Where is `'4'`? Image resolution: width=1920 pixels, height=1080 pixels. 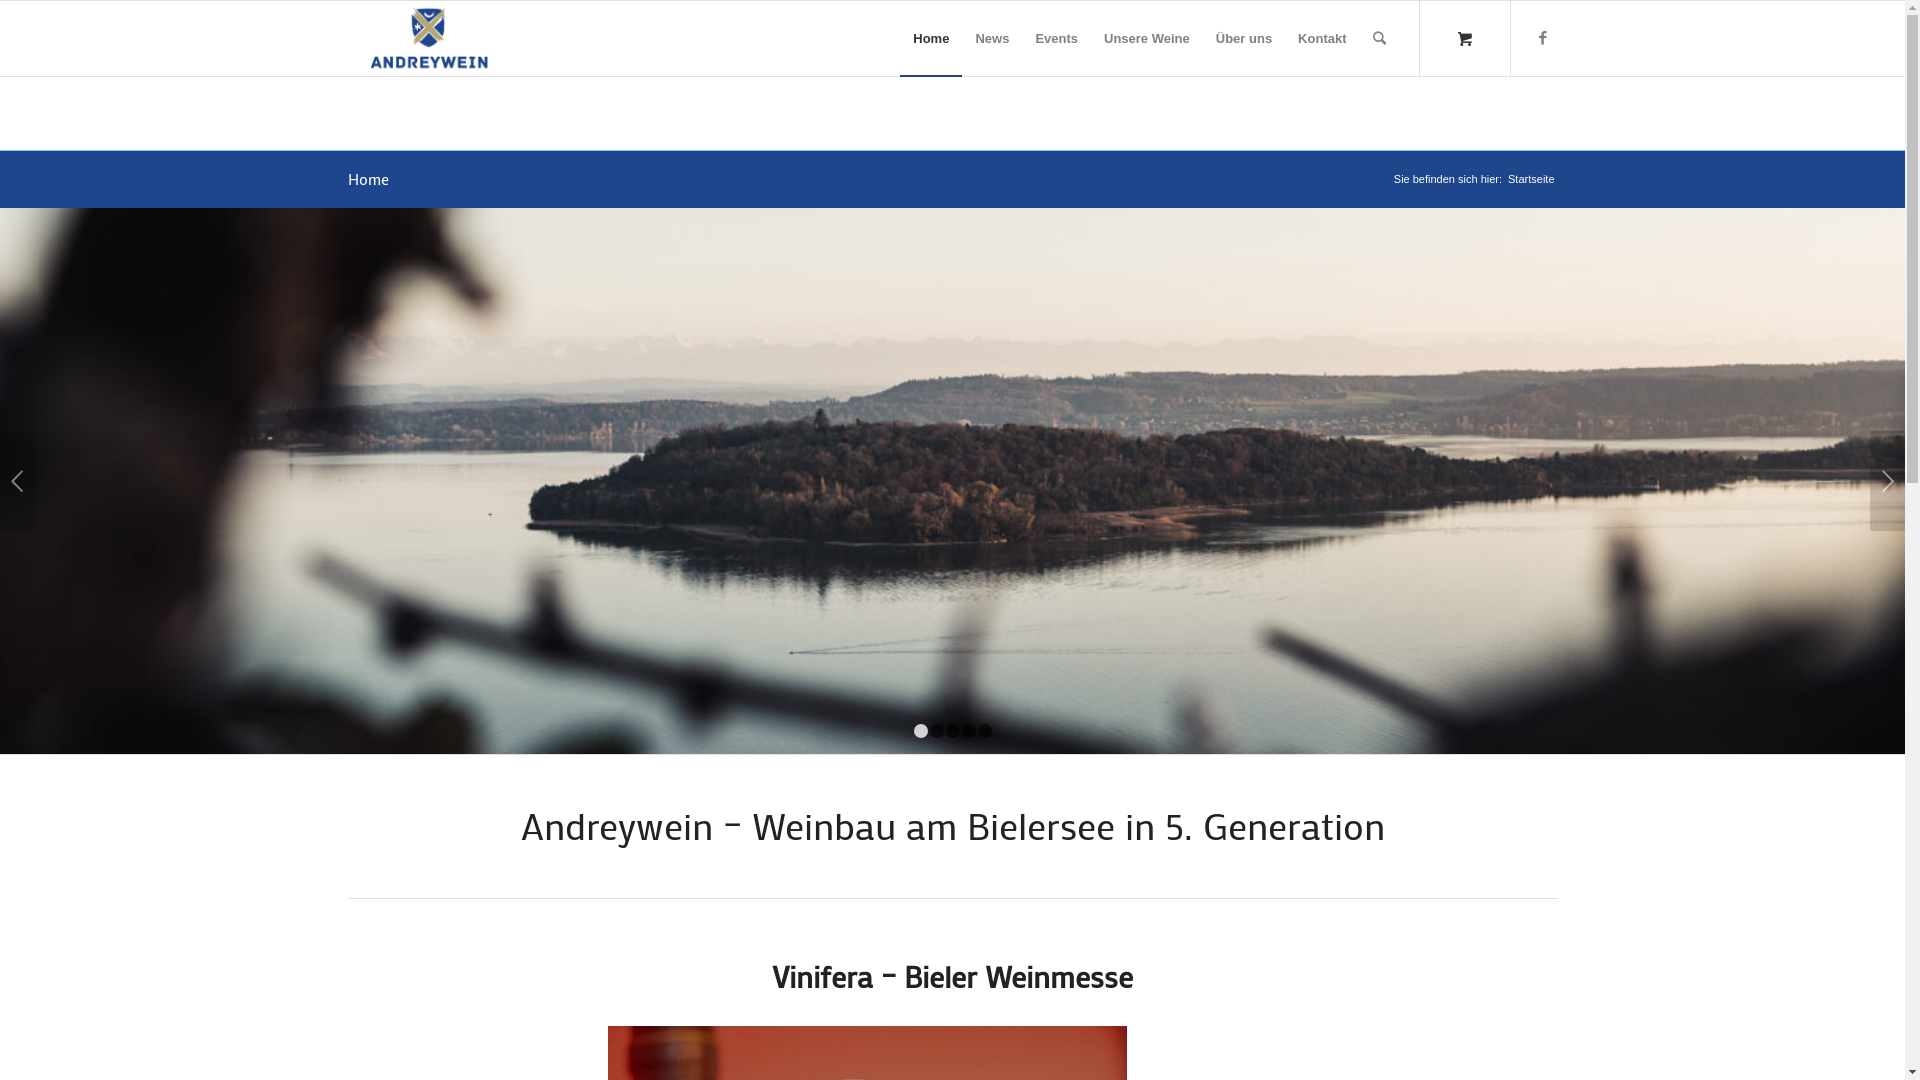
'4' is located at coordinates (969, 731).